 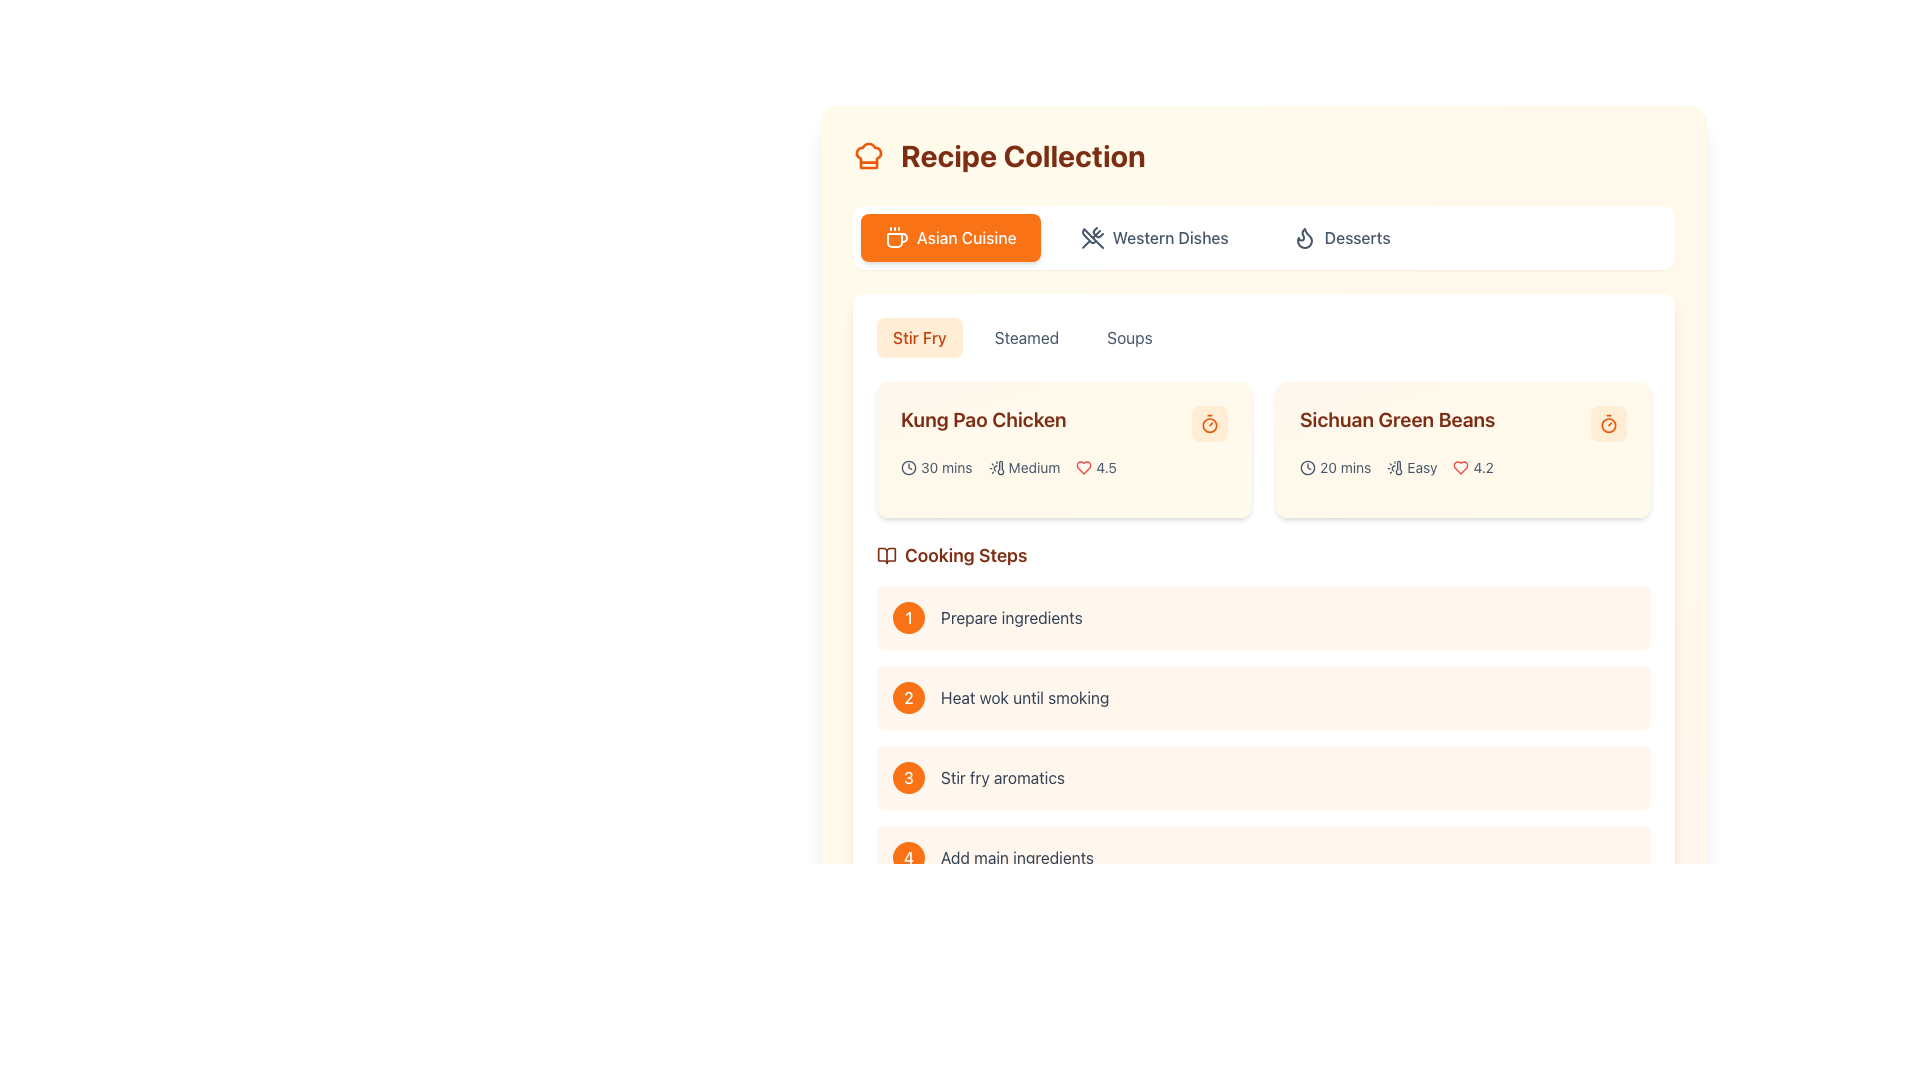 I want to click on the 'Steamed' button in the horizontal navigation bar, located between 'Stir Fry' and 'Soups', which displays in a muted slate-gray font and changes, so click(x=1027, y=337).